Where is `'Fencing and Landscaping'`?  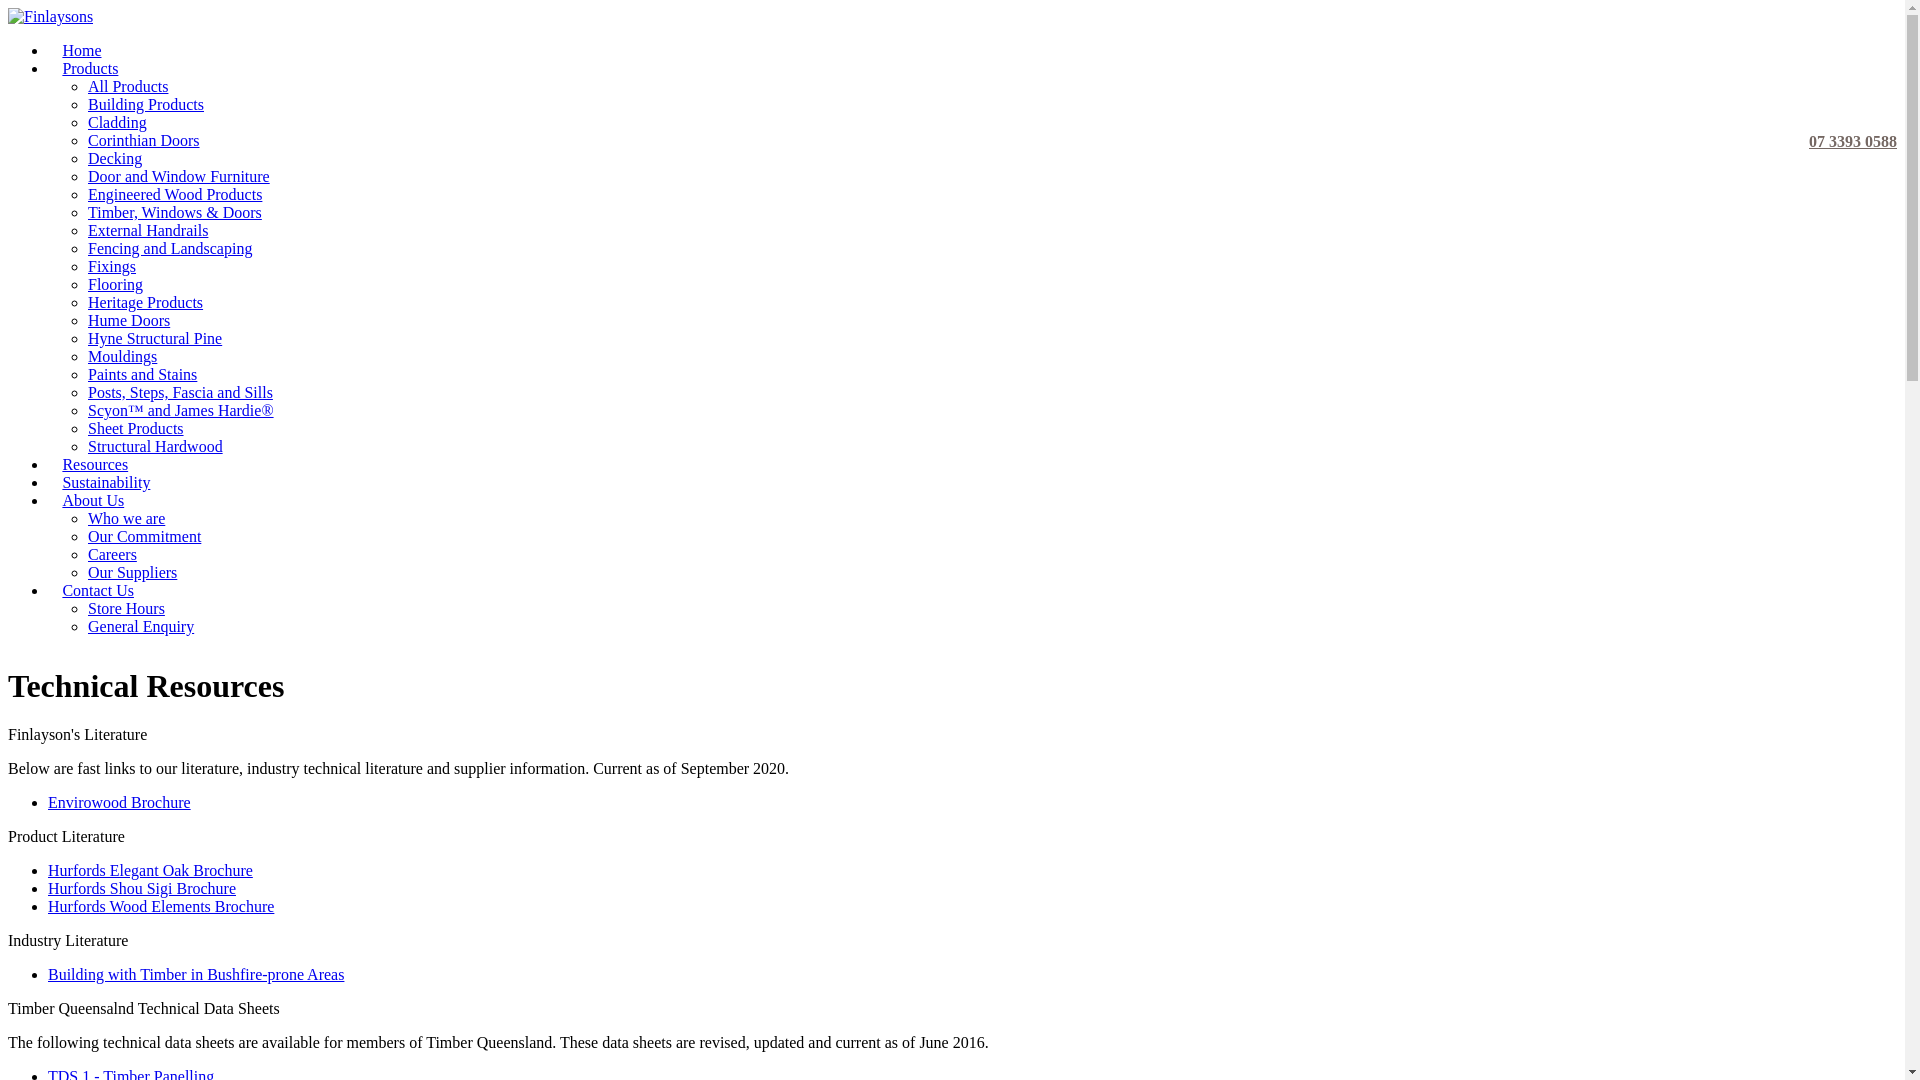
'Fencing and Landscaping' is located at coordinates (169, 247).